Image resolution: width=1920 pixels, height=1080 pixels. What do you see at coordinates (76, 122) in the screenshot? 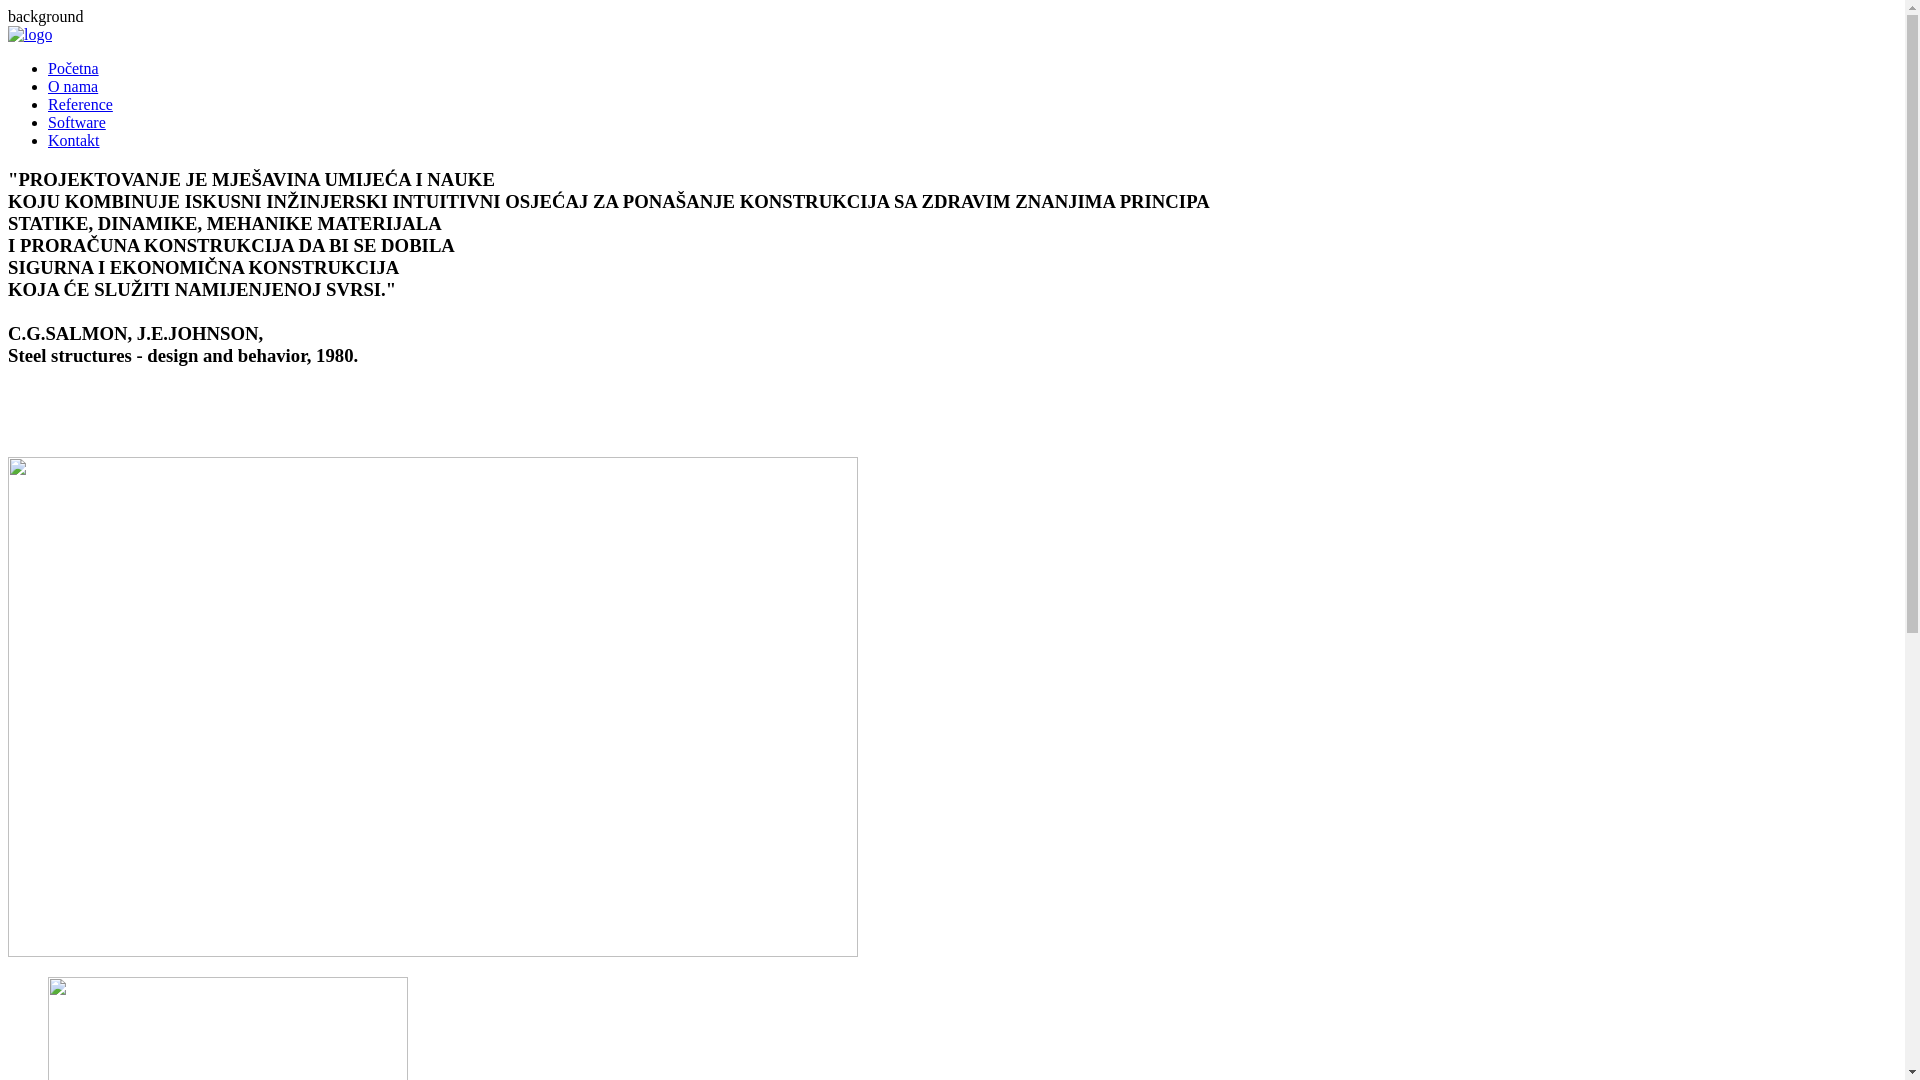
I see `'Software'` at bounding box center [76, 122].